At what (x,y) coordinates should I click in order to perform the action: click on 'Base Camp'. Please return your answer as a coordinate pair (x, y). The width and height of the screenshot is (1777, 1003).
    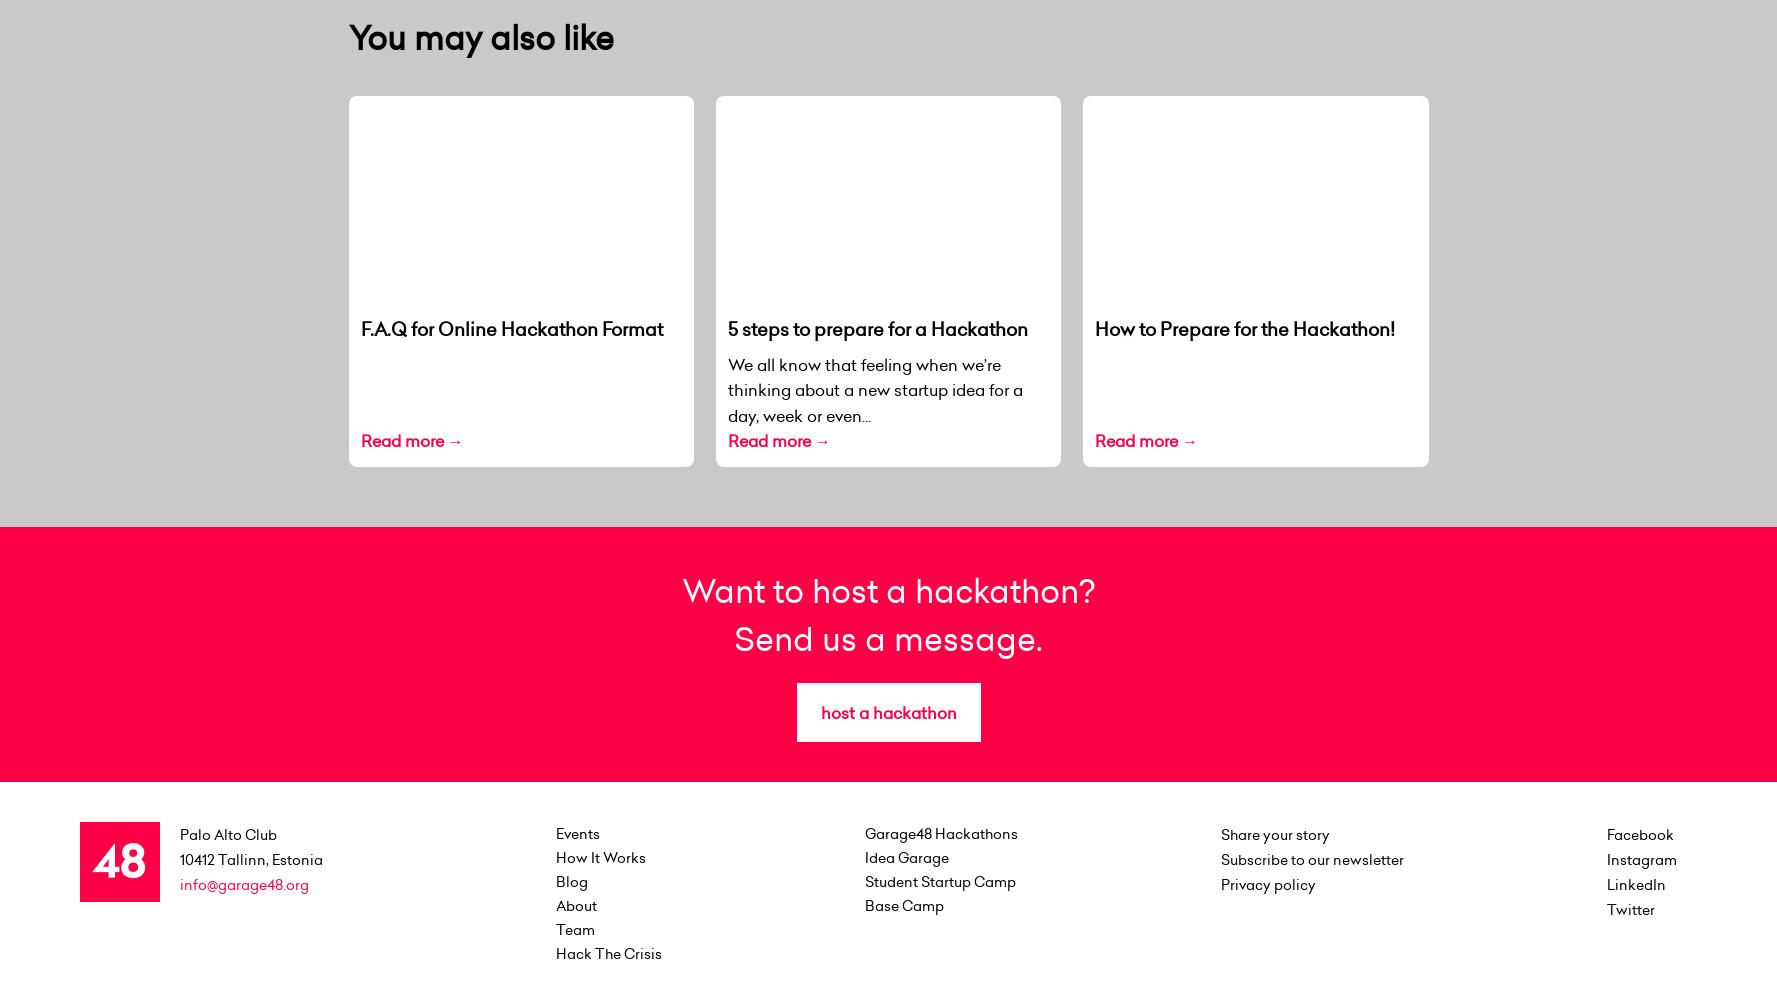
    Looking at the image, I should click on (904, 904).